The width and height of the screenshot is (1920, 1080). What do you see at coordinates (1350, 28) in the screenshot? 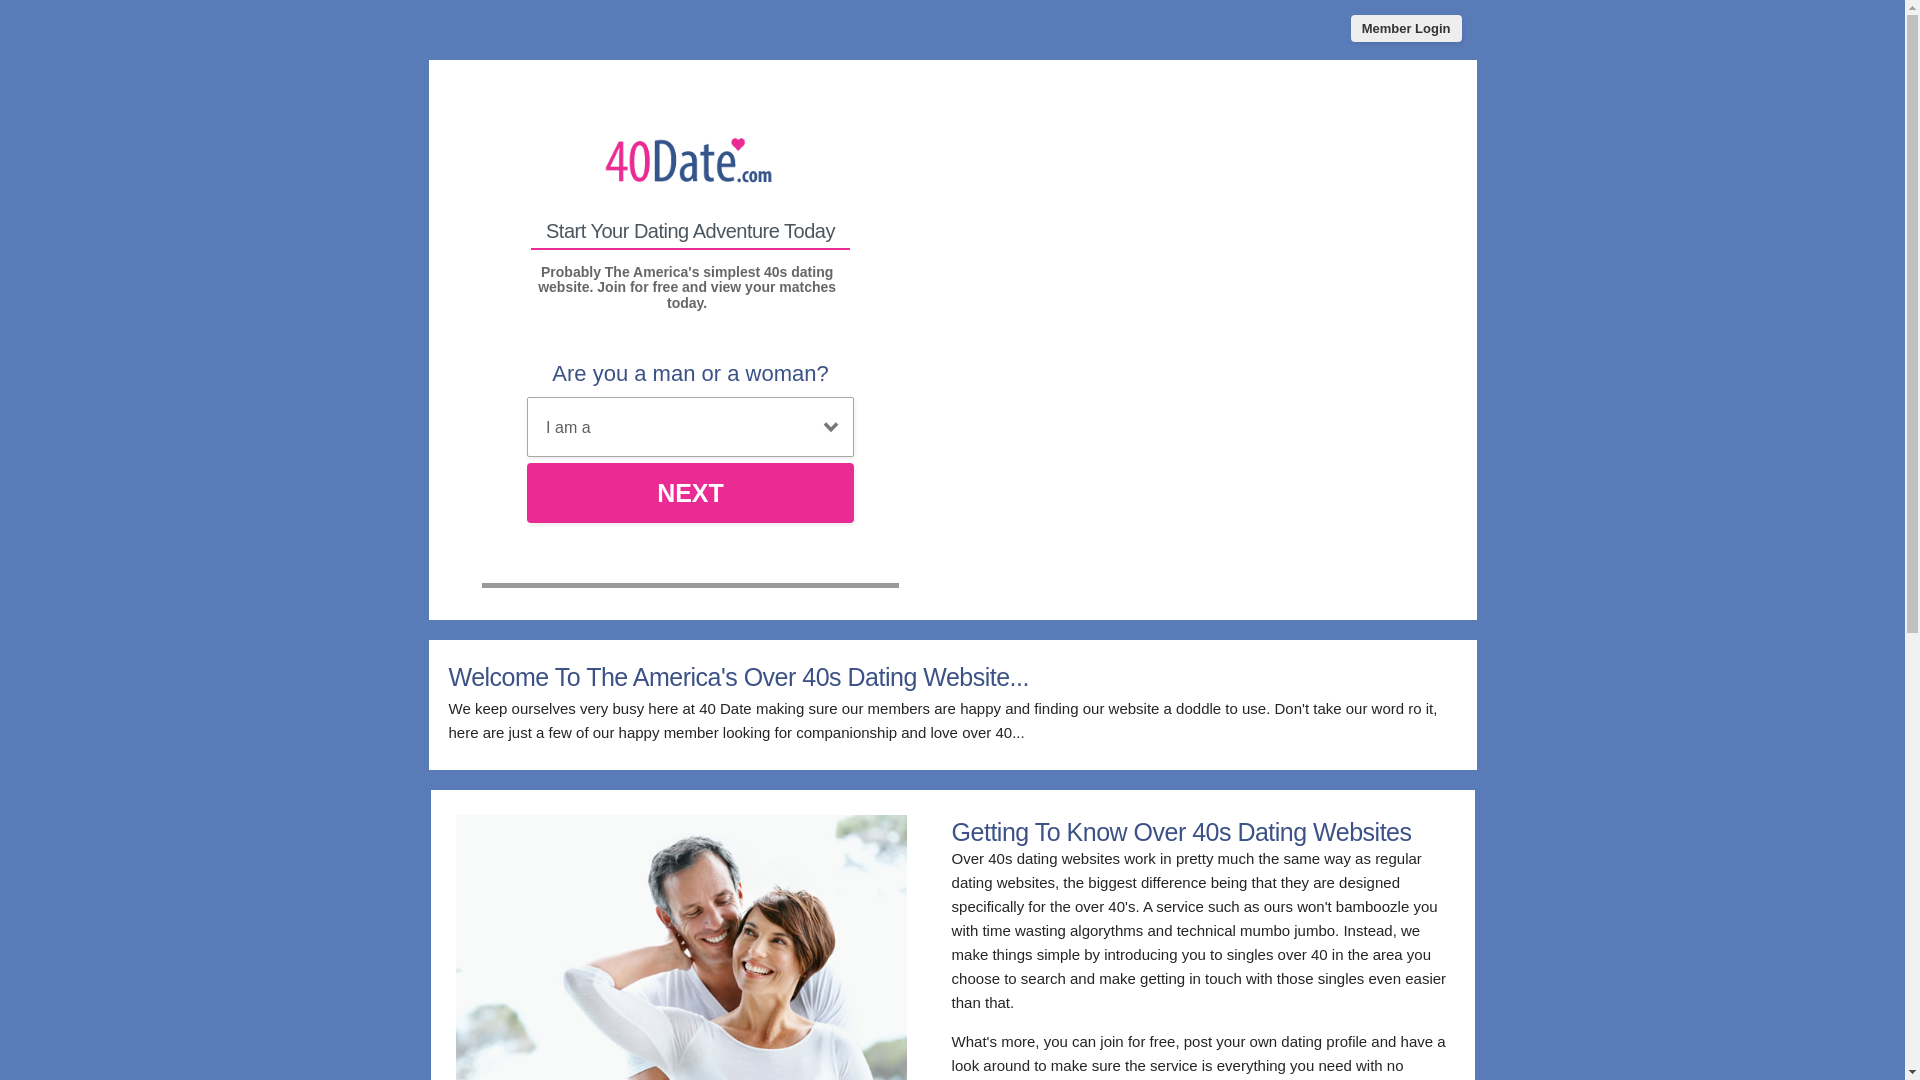
I see `'Member Login'` at bounding box center [1350, 28].